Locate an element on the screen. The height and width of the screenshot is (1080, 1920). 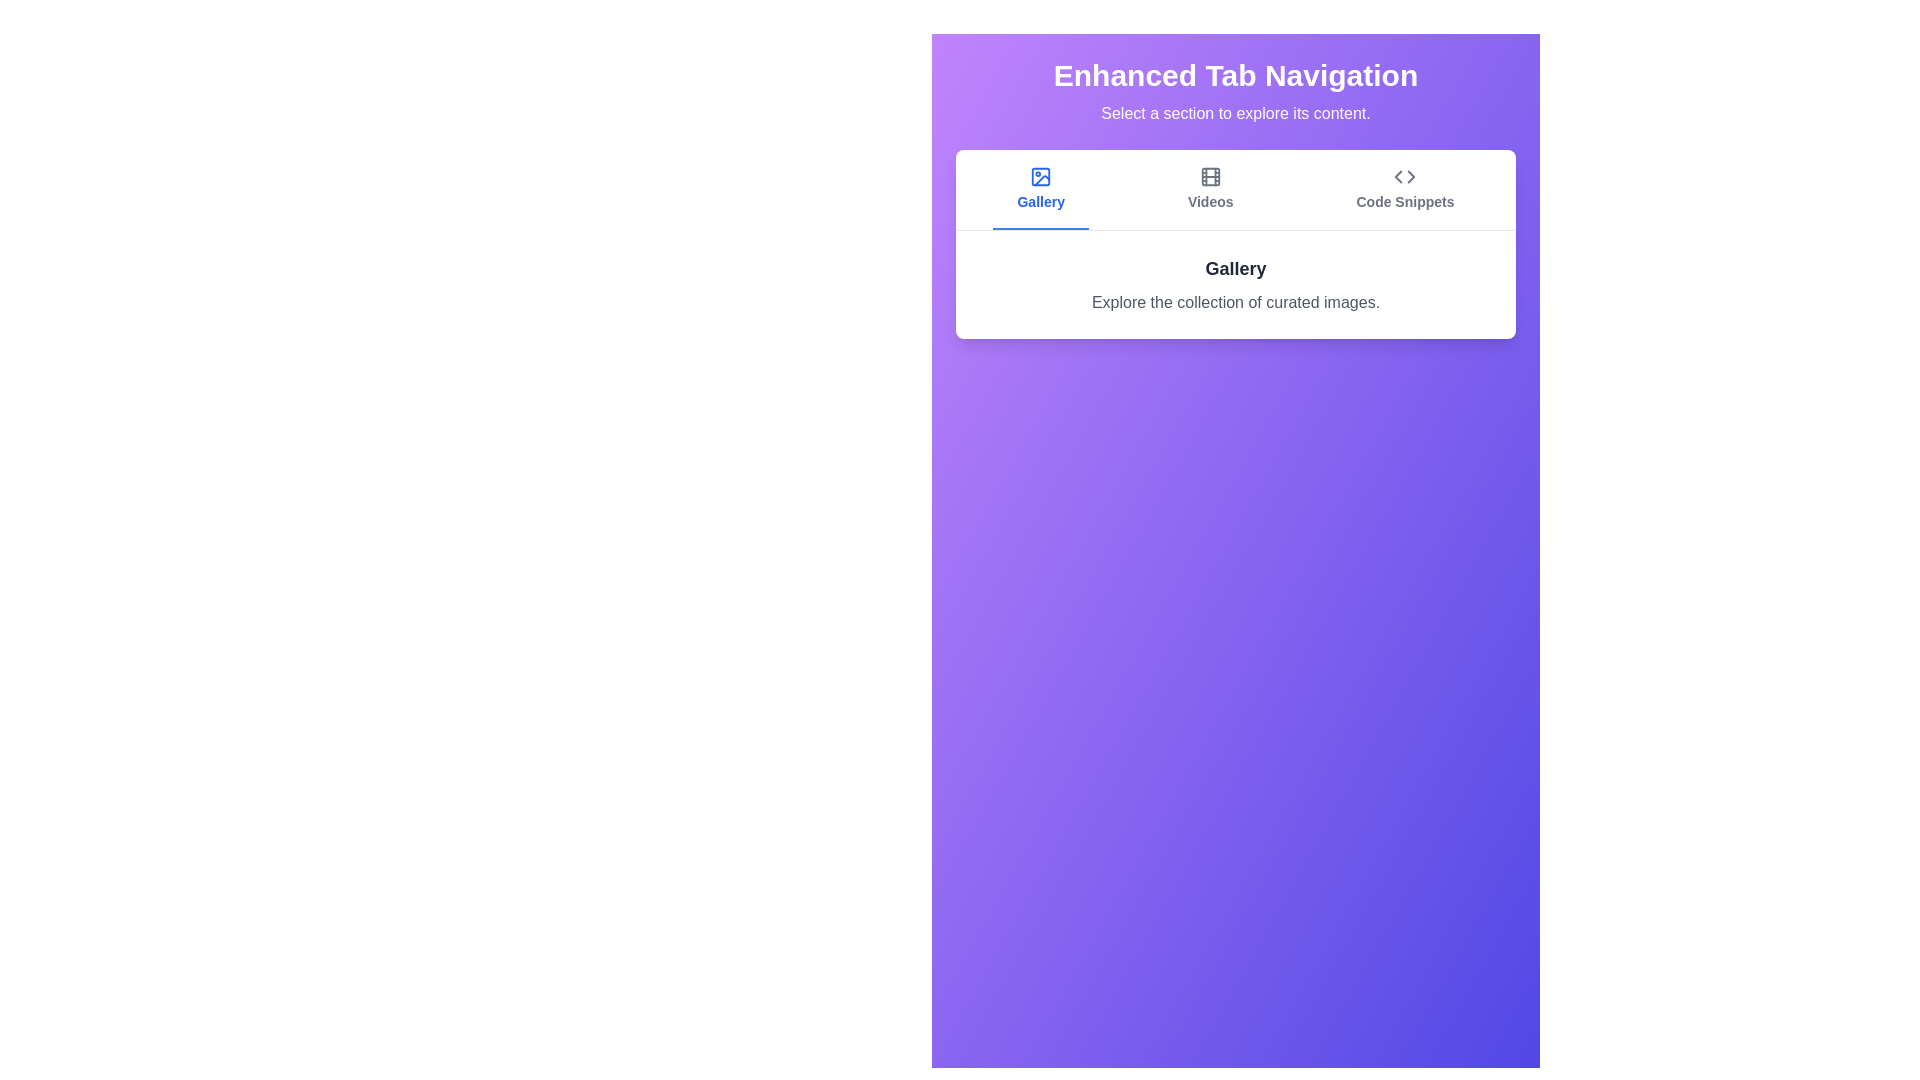
the icon of the Videos tab is located at coordinates (1209, 176).